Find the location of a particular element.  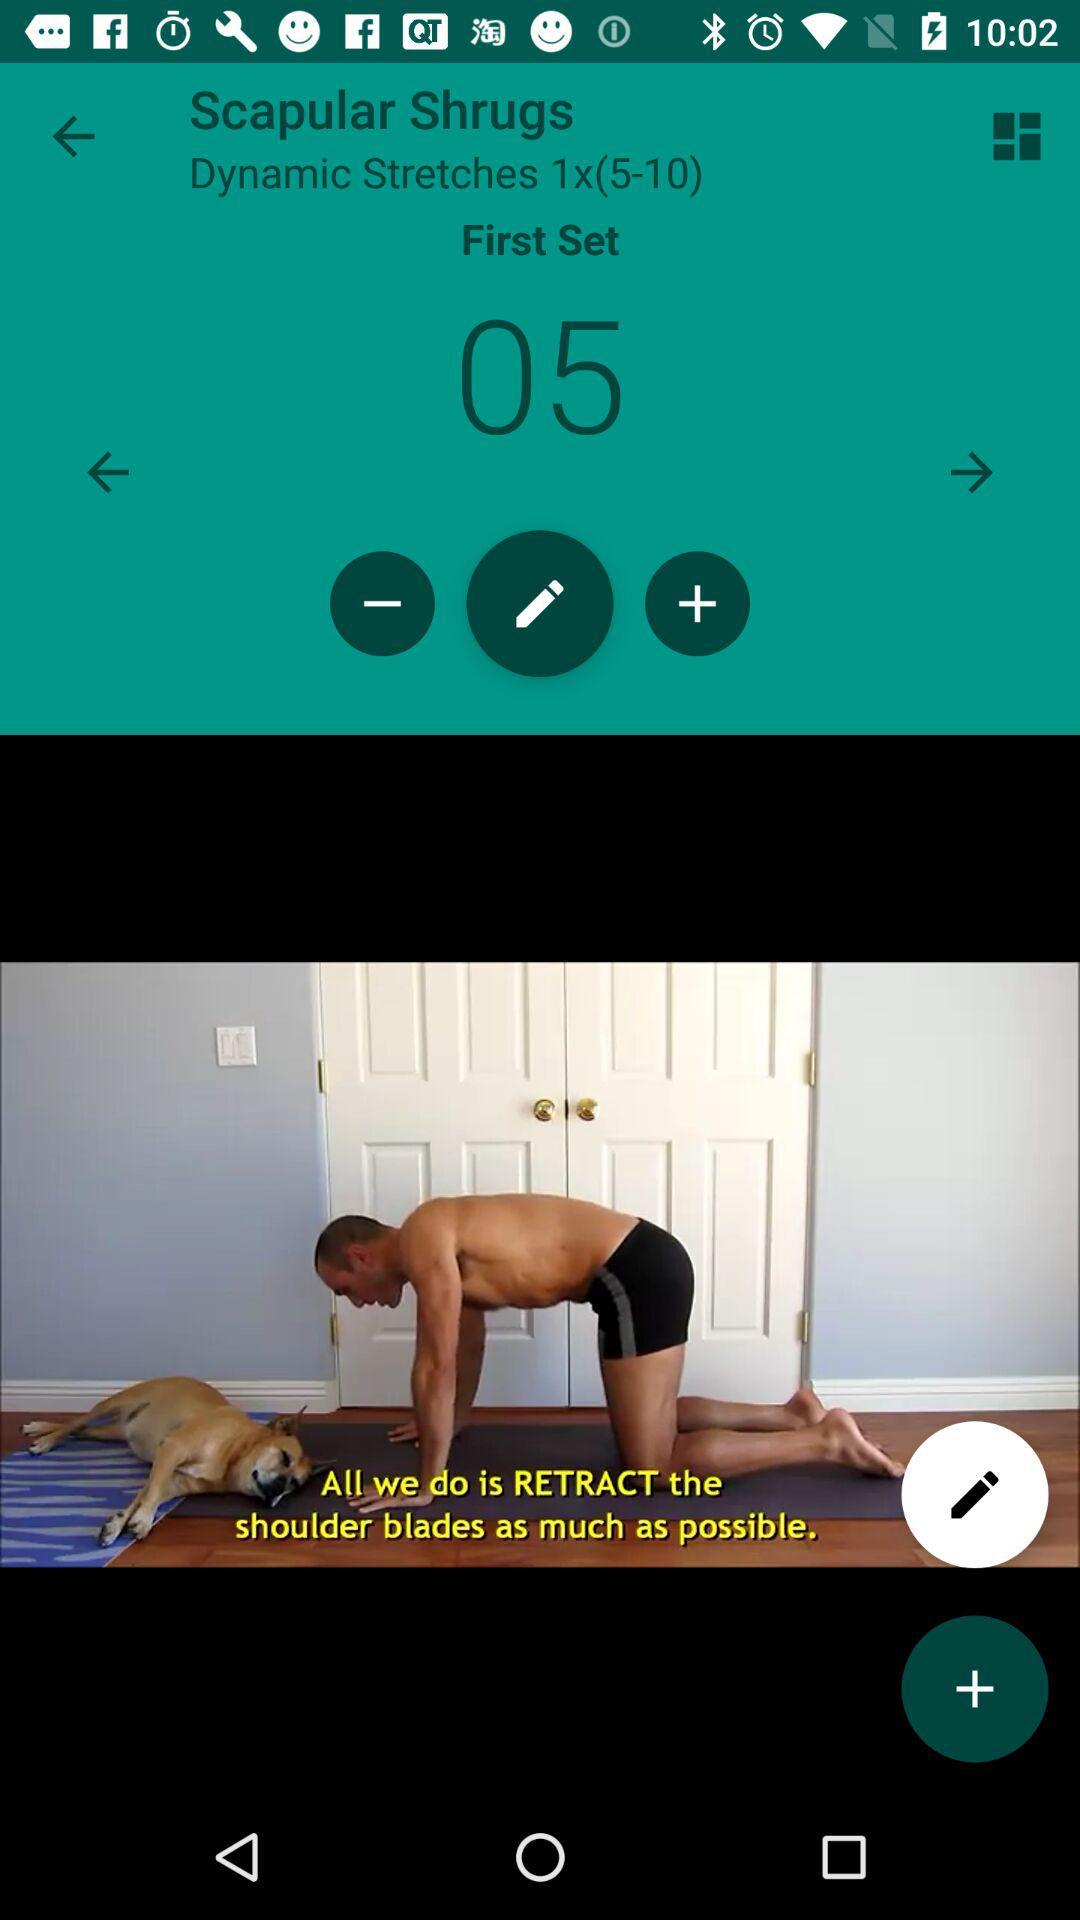

the white color button is located at coordinates (974, 1494).